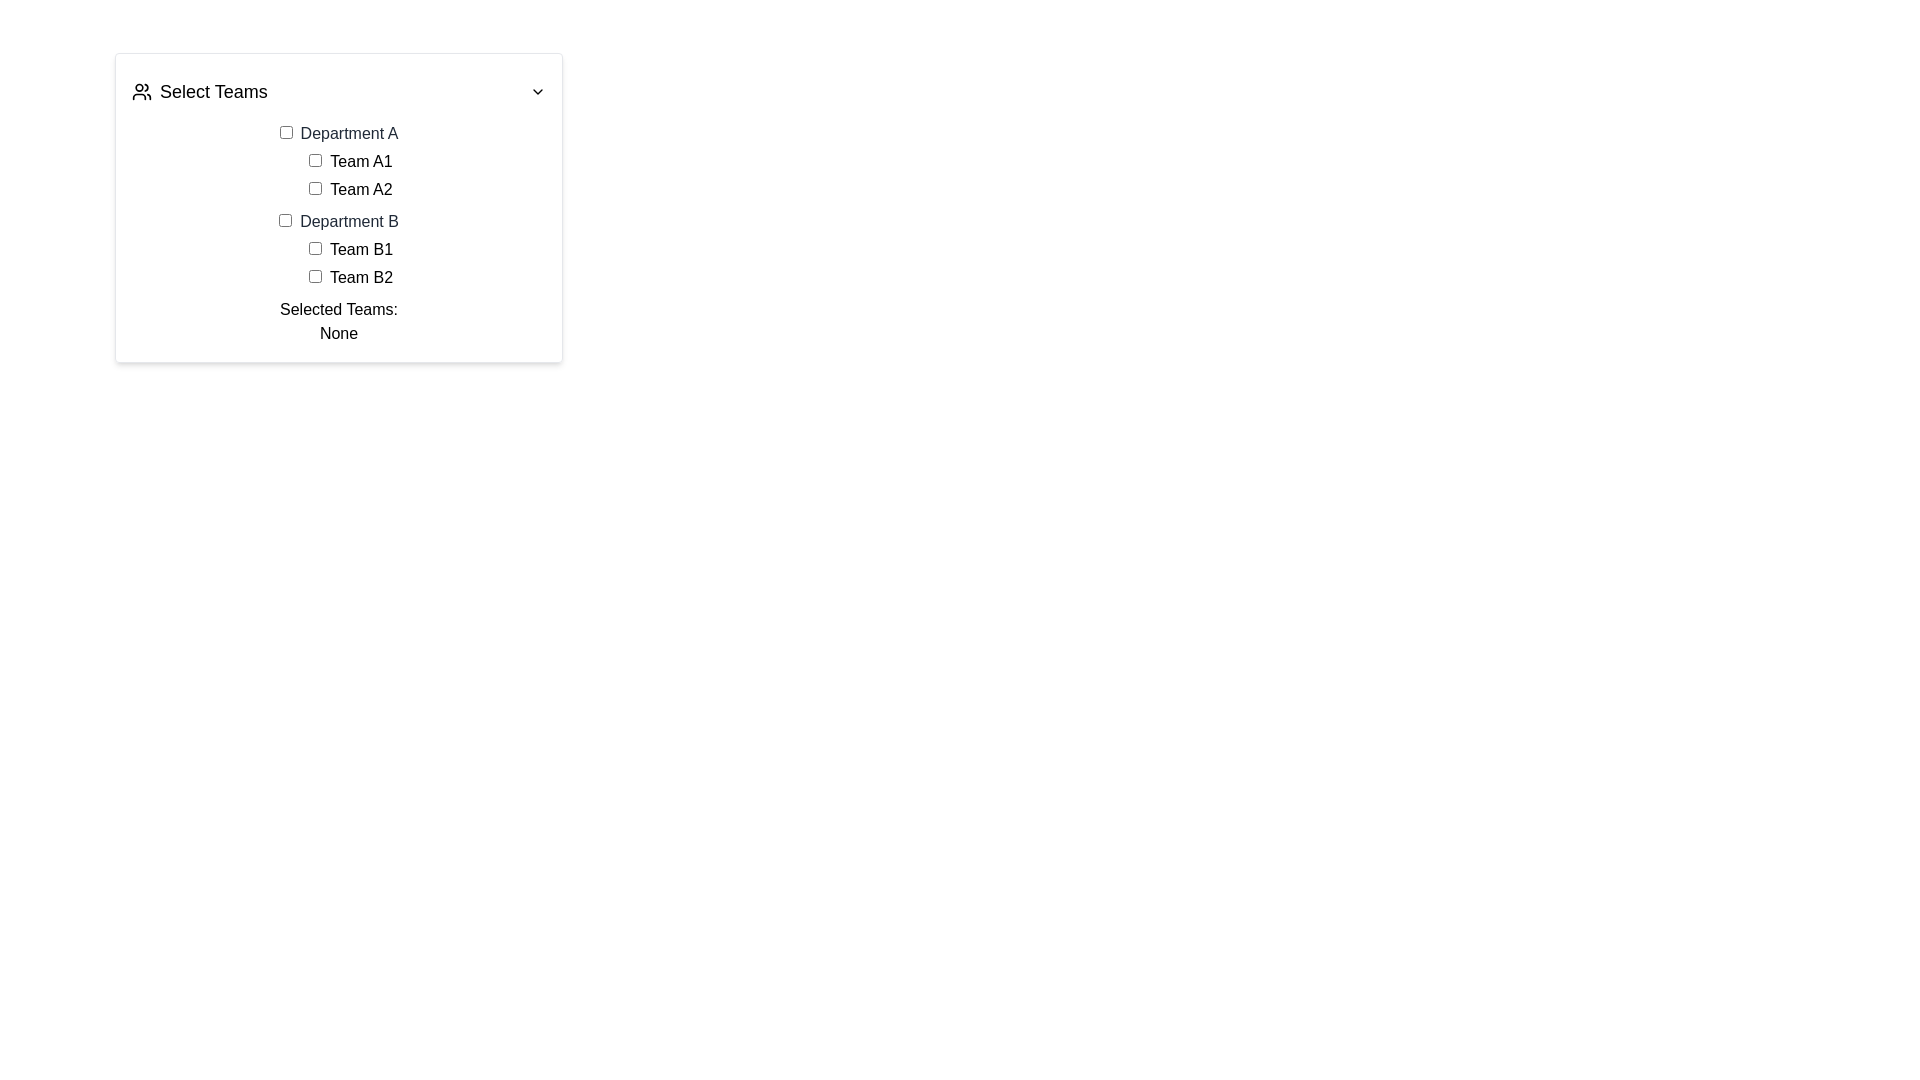  What do you see at coordinates (314, 188) in the screenshot?
I see `the small square checkbox located to the left of the 'Team A2' text label` at bounding box center [314, 188].